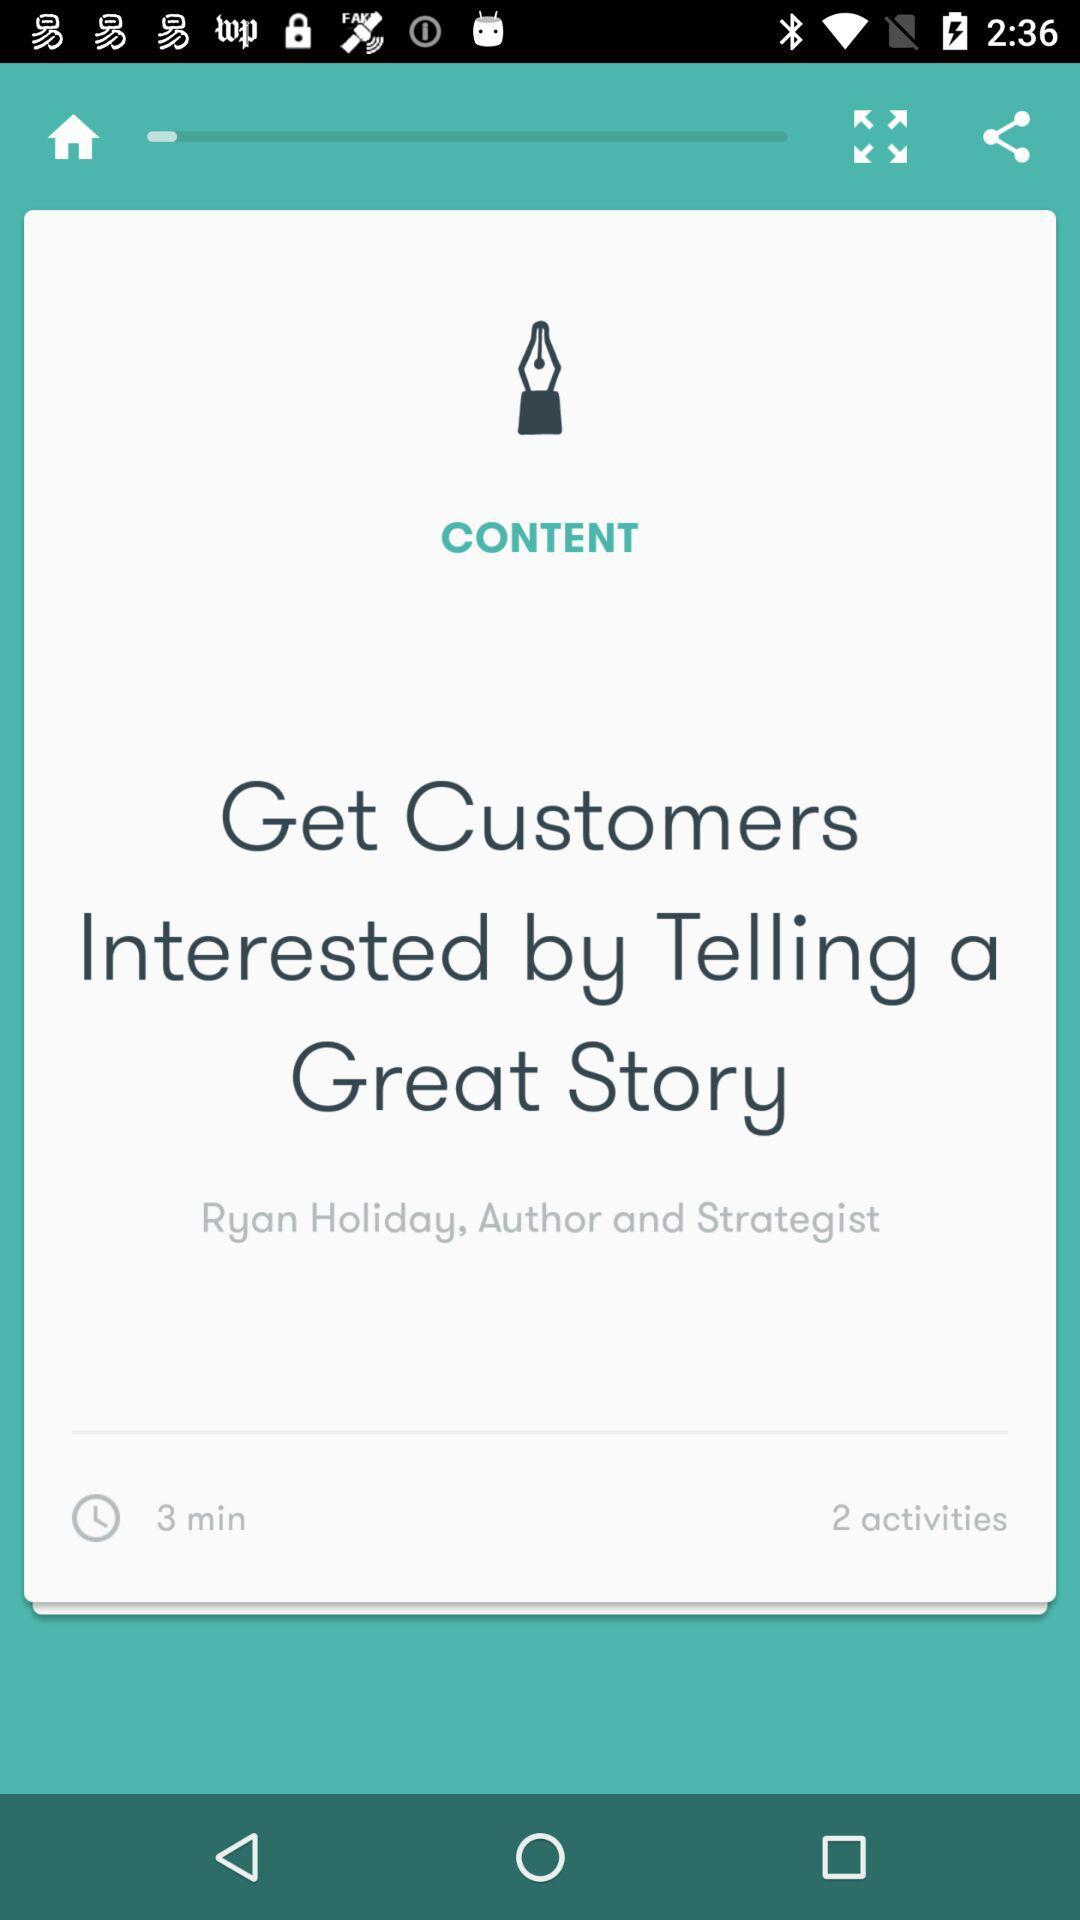 Image resolution: width=1080 pixels, height=1920 pixels. Describe the element at coordinates (1006, 135) in the screenshot. I see `the share icon` at that location.